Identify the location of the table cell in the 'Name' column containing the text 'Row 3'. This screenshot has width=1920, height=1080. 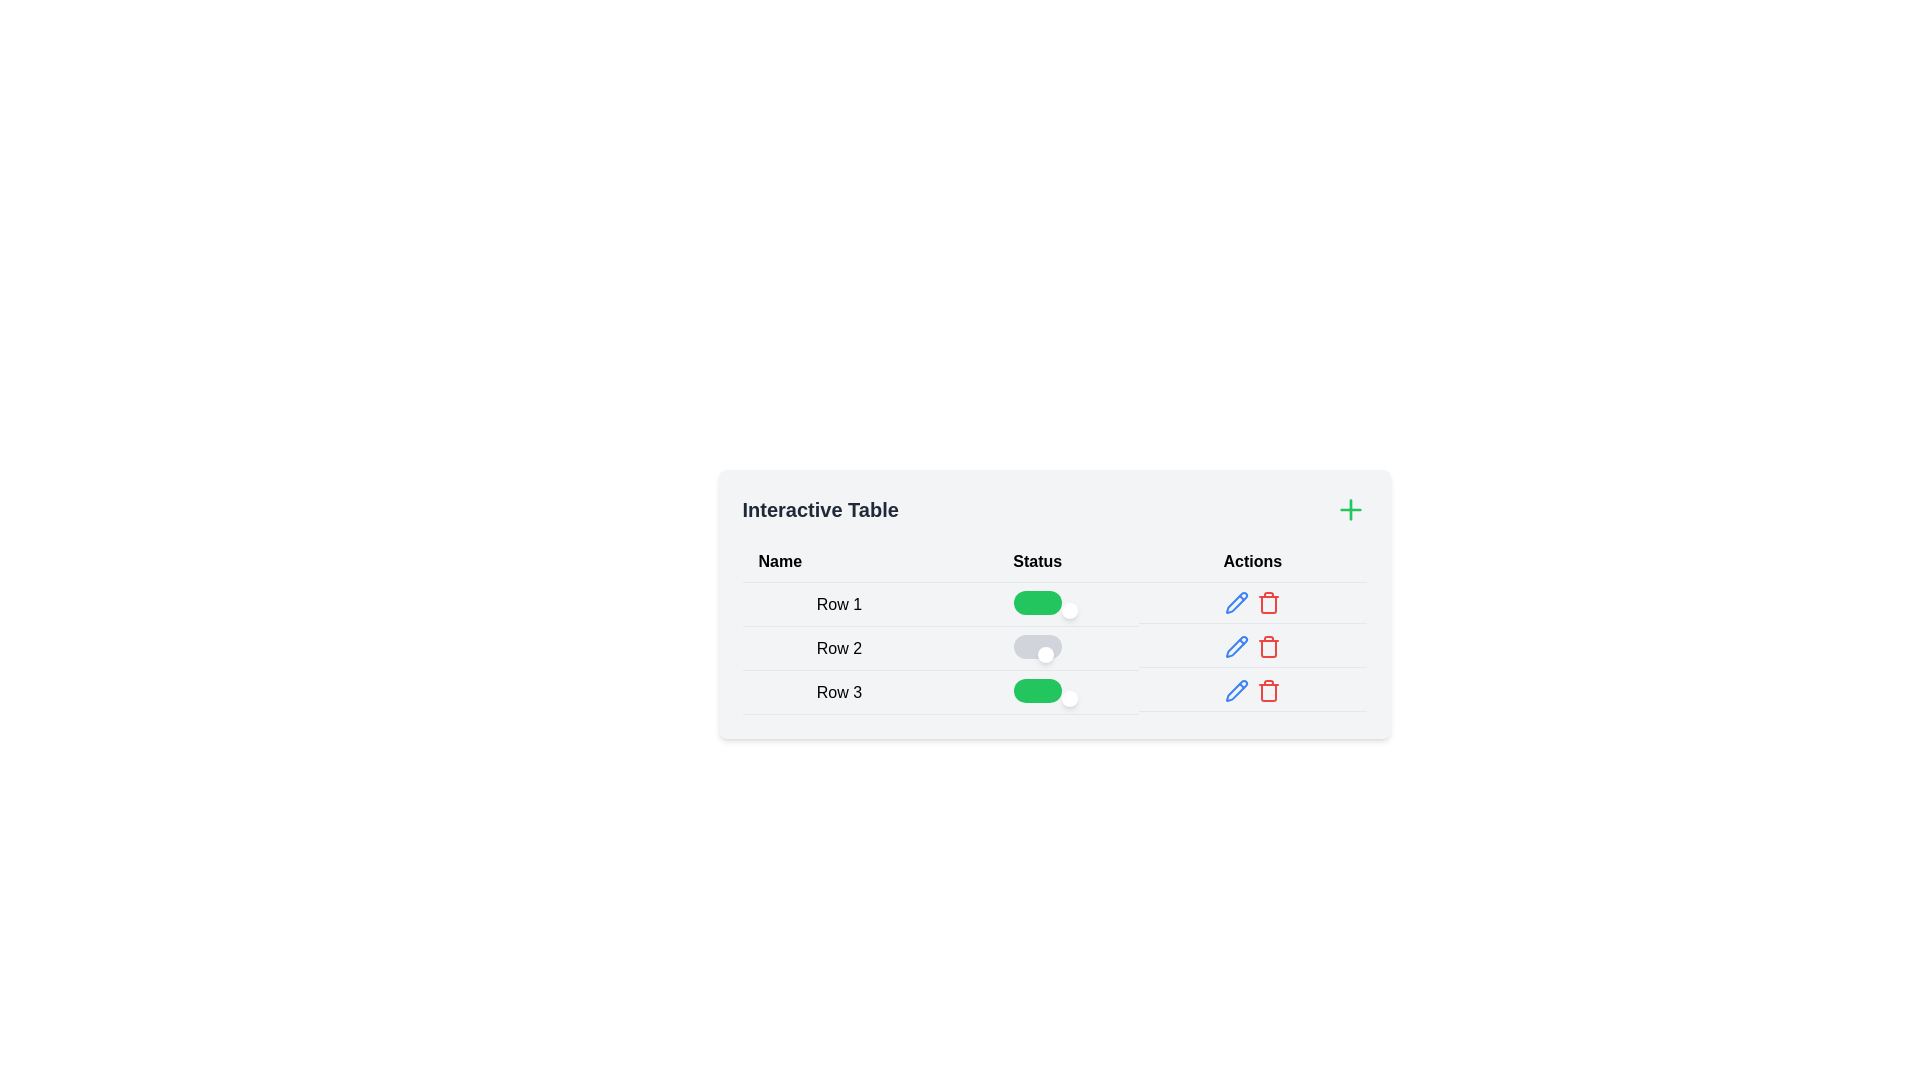
(839, 691).